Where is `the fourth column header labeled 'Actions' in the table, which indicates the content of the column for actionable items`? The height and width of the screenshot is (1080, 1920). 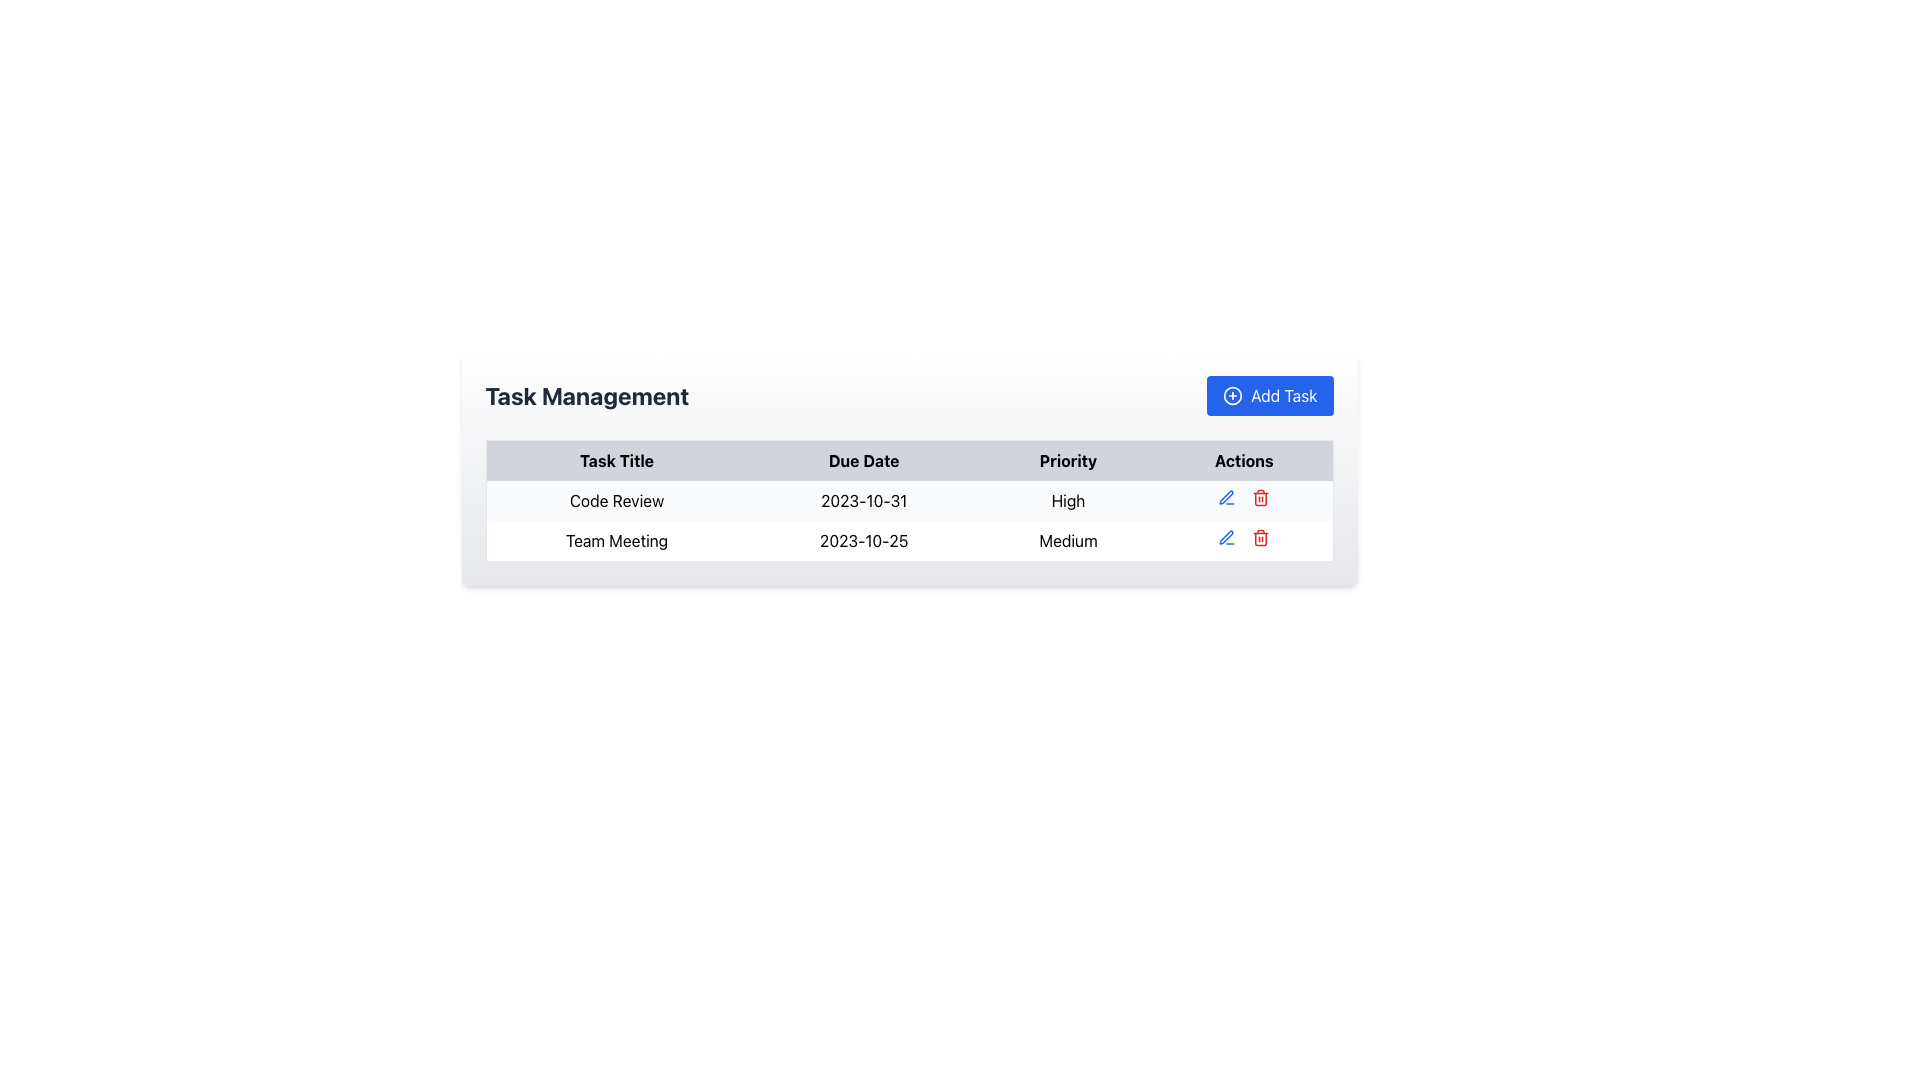
the fourth column header labeled 'Actions' in the table, which indicates the content of the column for actionable items is located at coordinates (1243, 460).